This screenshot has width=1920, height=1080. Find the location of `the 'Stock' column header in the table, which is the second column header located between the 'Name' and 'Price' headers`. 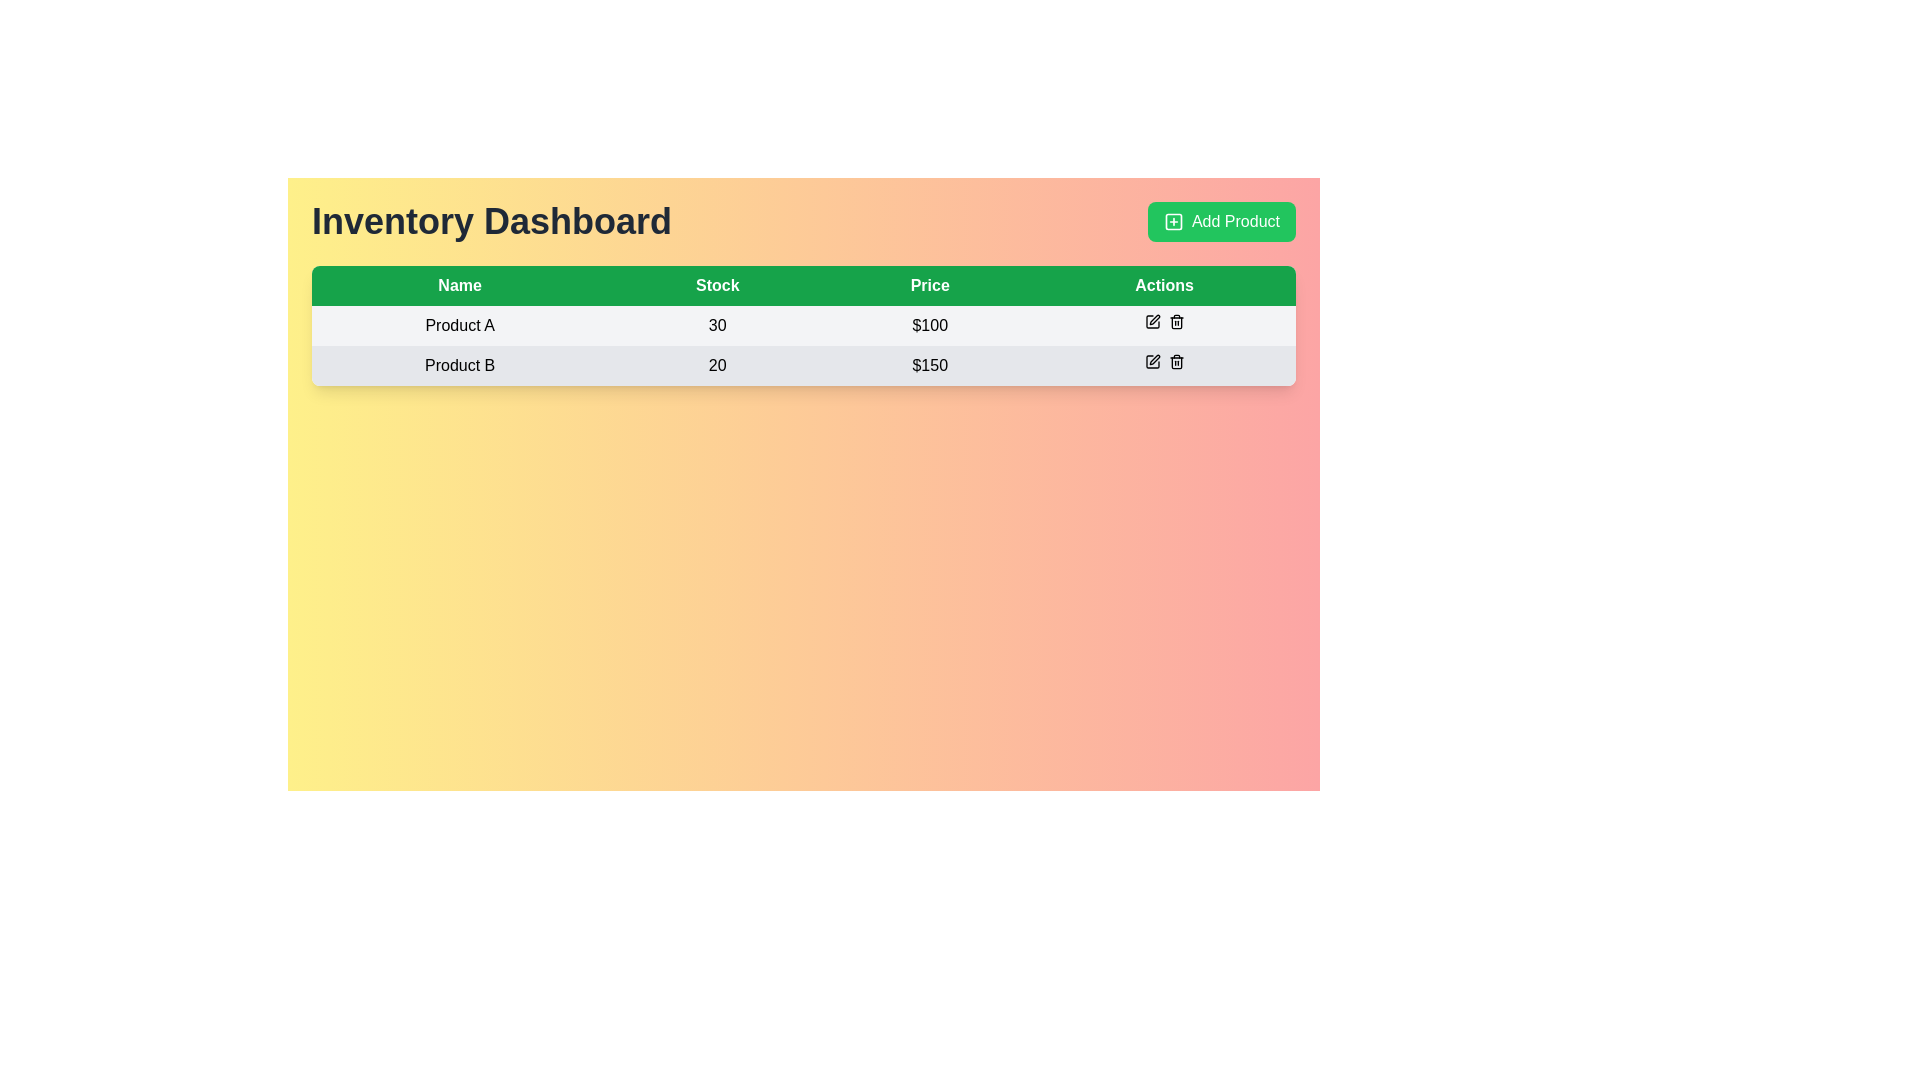

the 'Stock' column header in the table, which is the second column header located between the 'Name' and 'Price' headers is located at coordinates (717, 285).